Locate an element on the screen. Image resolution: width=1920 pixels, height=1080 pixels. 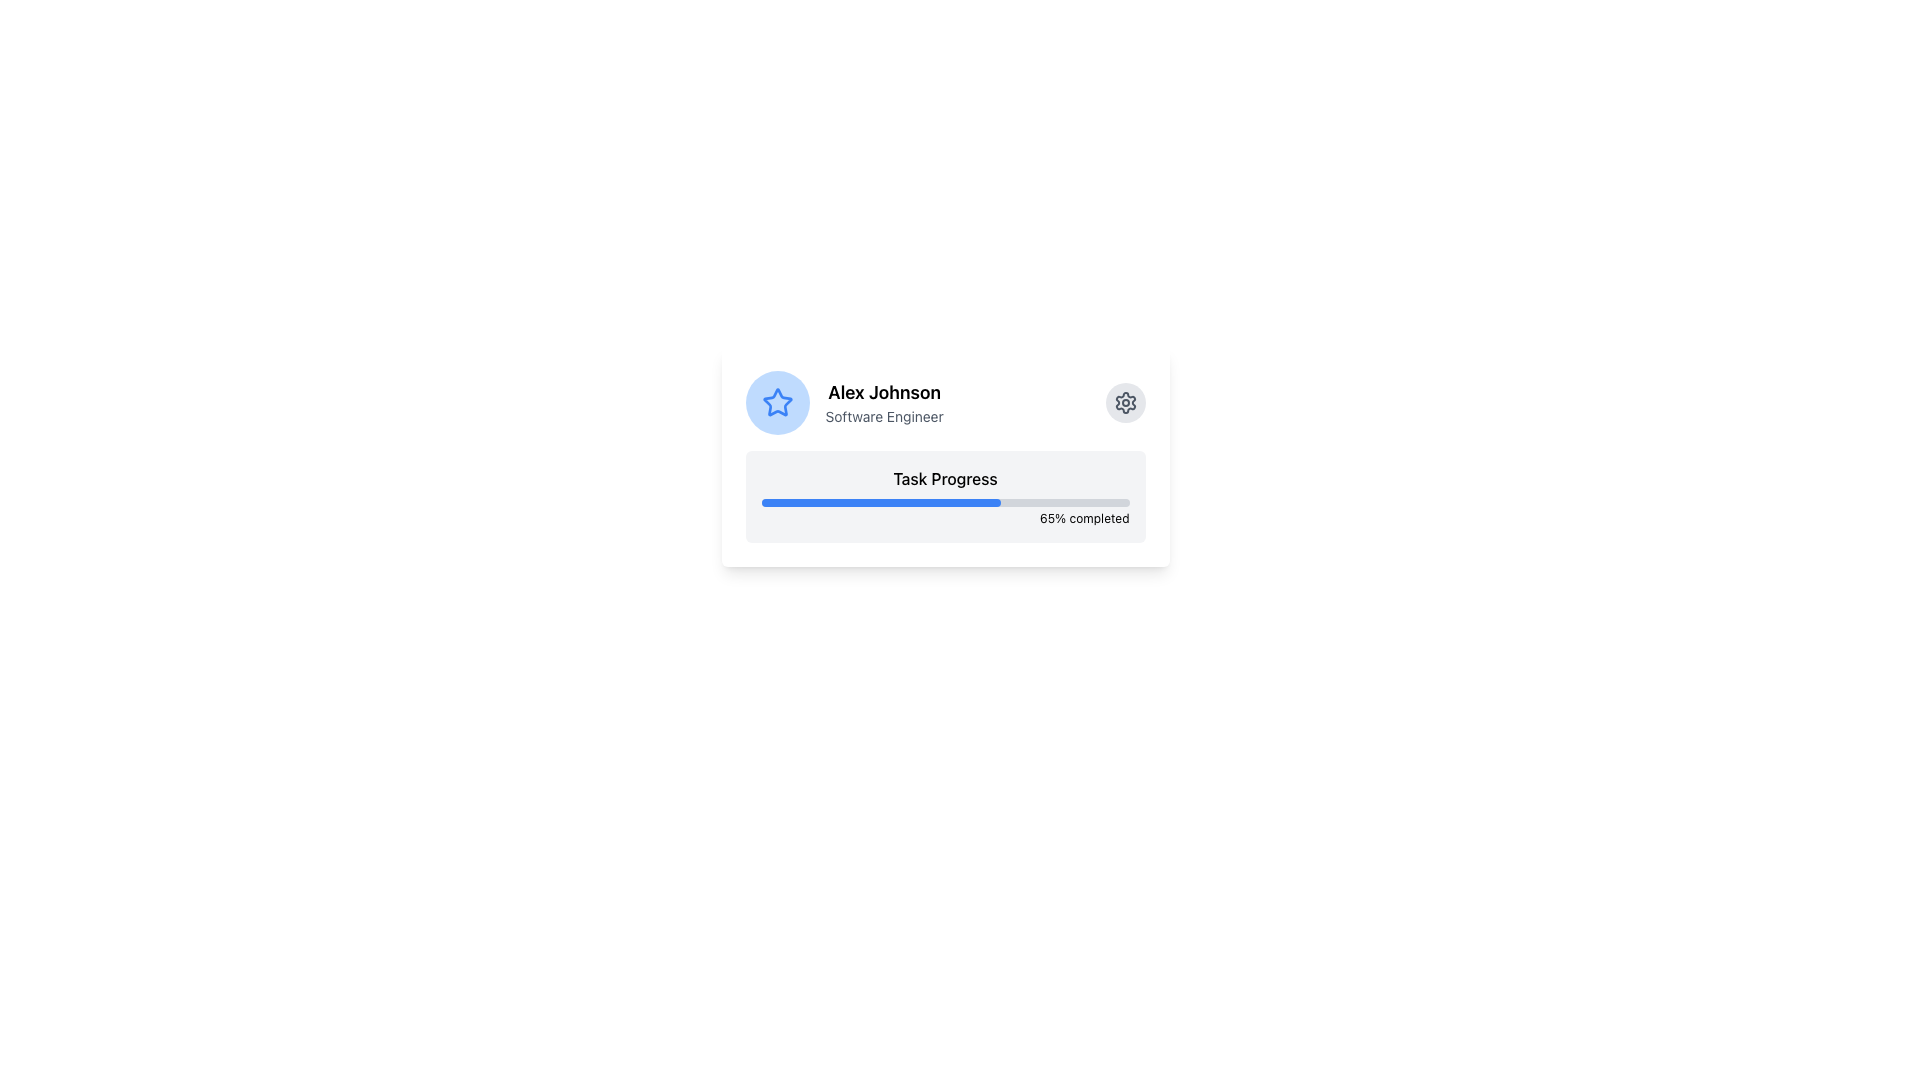
the decorative circular badge with a light blue background and a dark blue star icon, which is located to the far left of the layout containing the text 'Alex Johnson' and 'Software Engineer' is located at coordinates (776, 402).